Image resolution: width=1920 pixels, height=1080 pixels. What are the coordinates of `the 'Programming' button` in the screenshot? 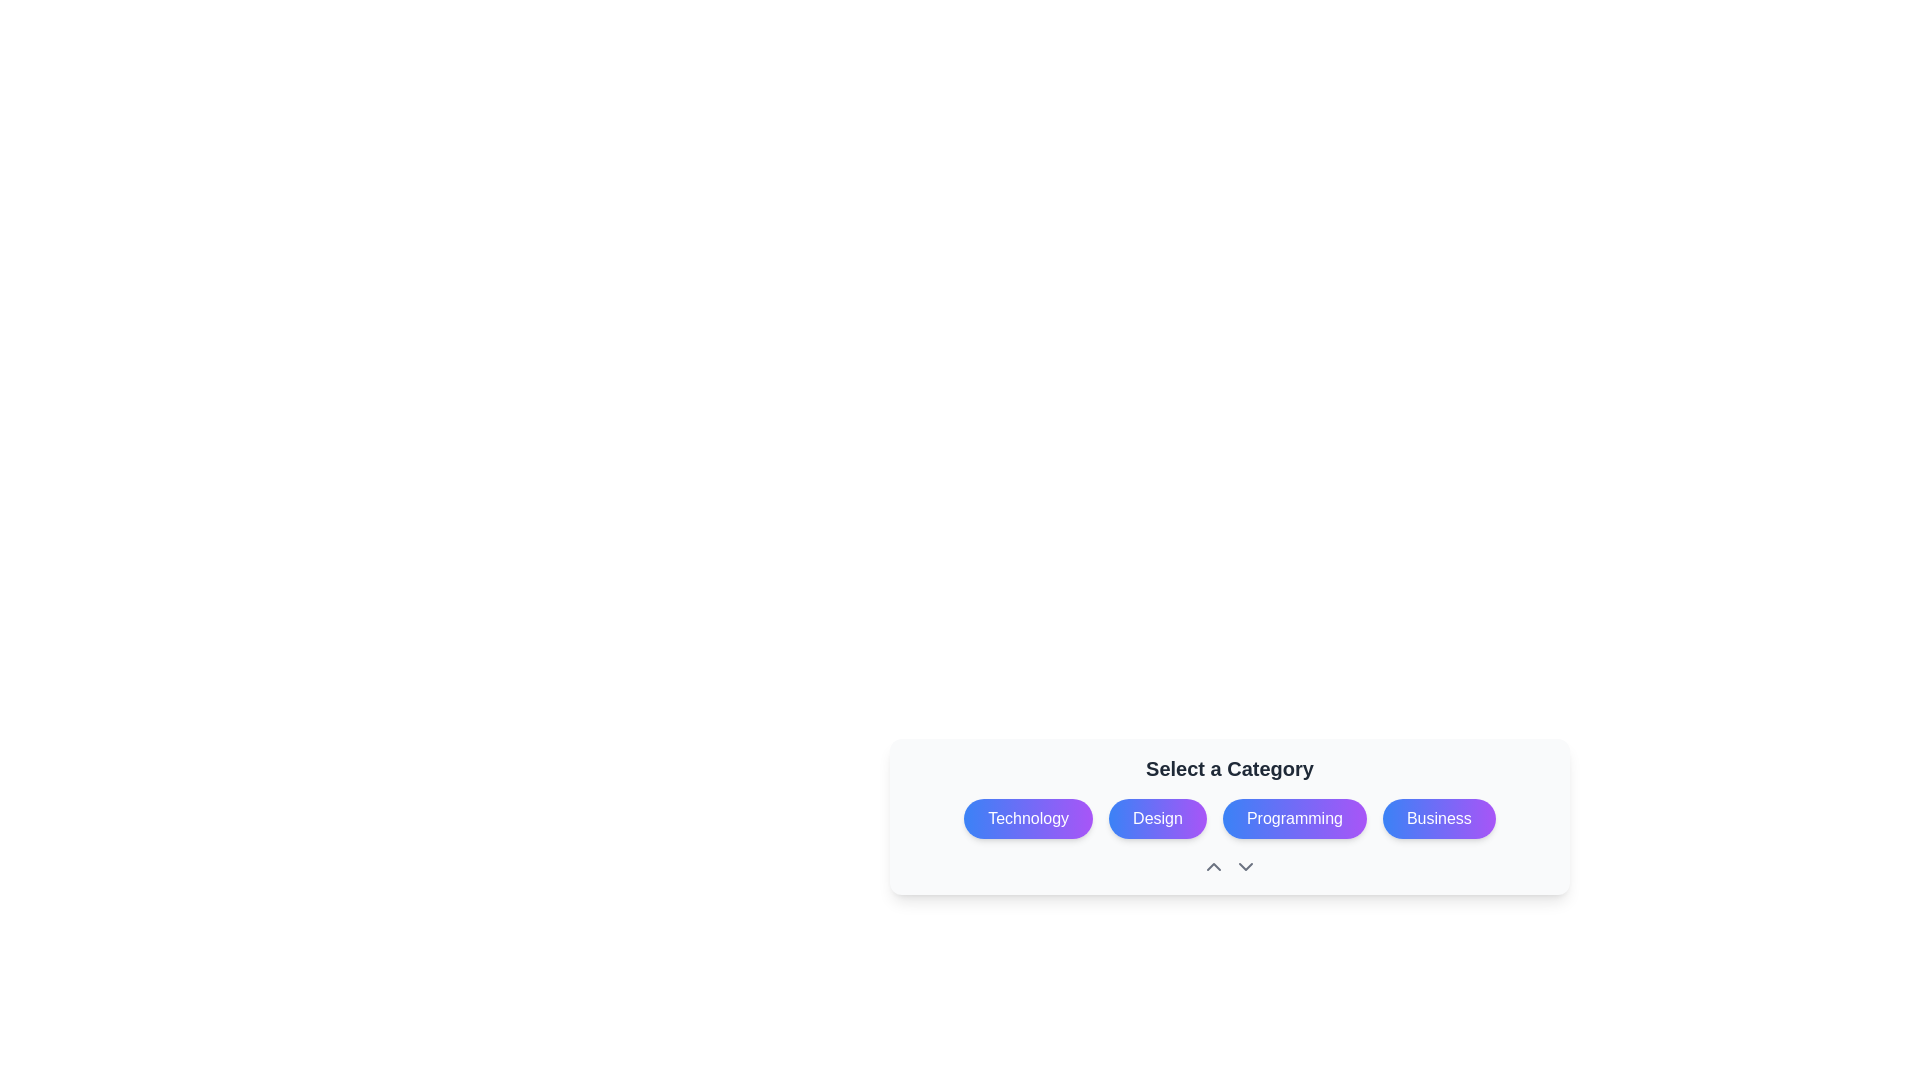 It's located at (1228, 817).